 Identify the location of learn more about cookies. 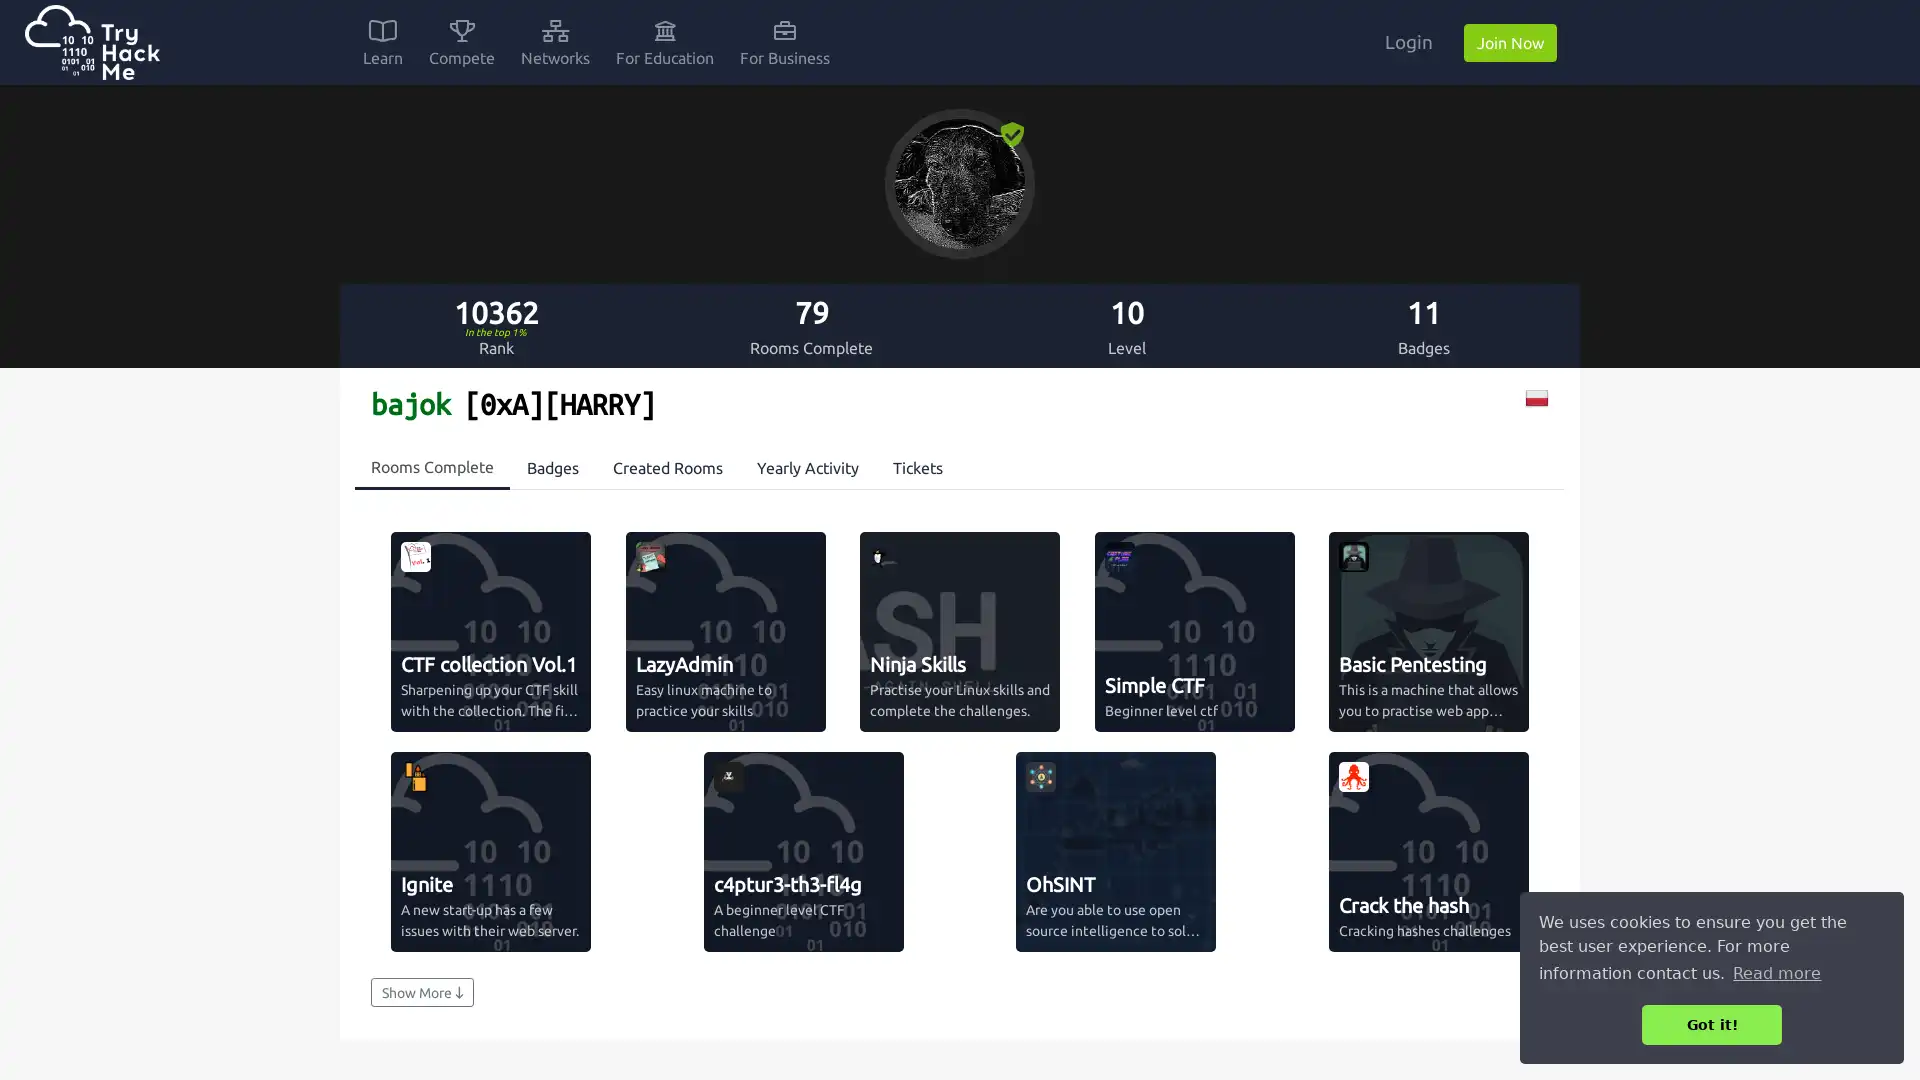
(1776, 972).